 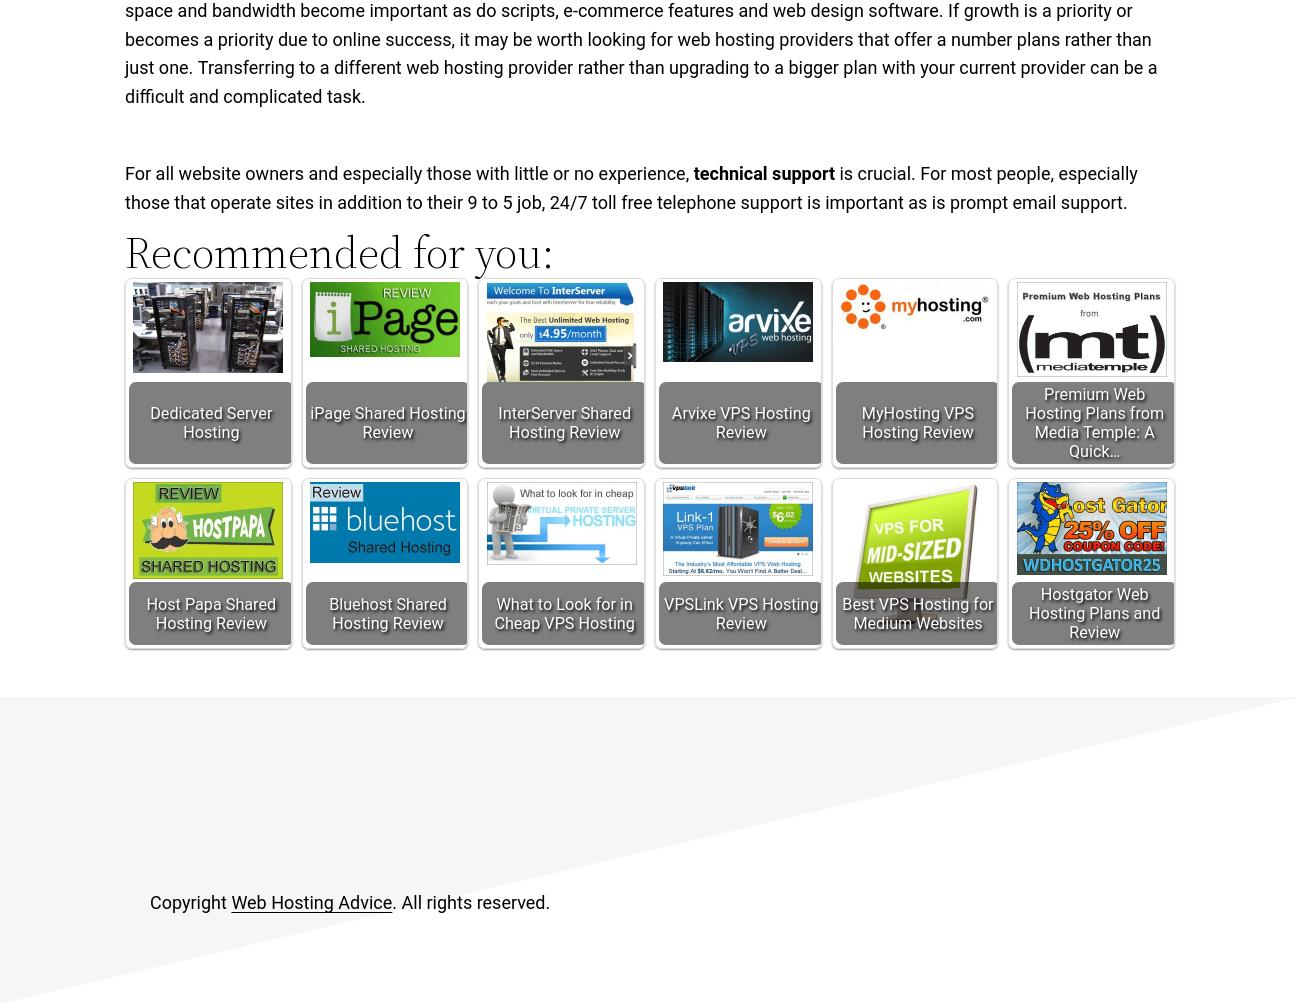 I want to click on '. All rights reserved.', so click(x=469, y=902).